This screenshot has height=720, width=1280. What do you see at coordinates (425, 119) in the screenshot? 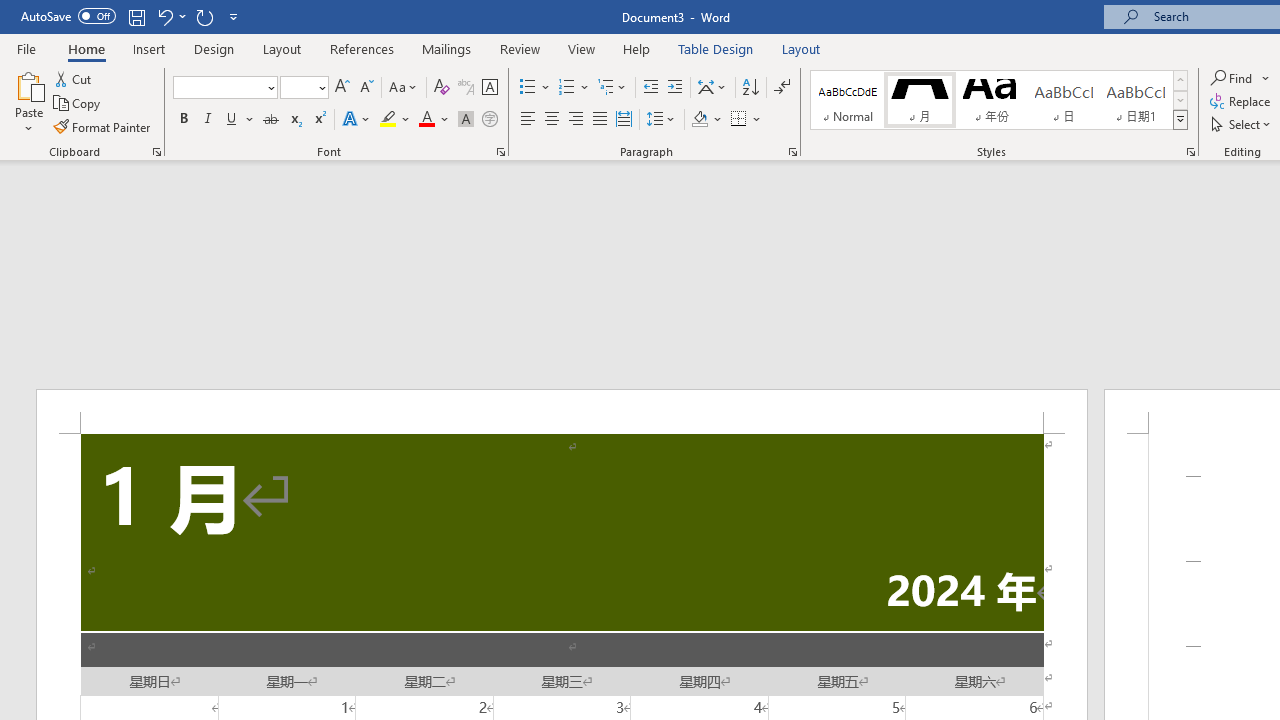
I see `'Font Color RGB(255, 0, 0)'` at bounding box center [425, 119].